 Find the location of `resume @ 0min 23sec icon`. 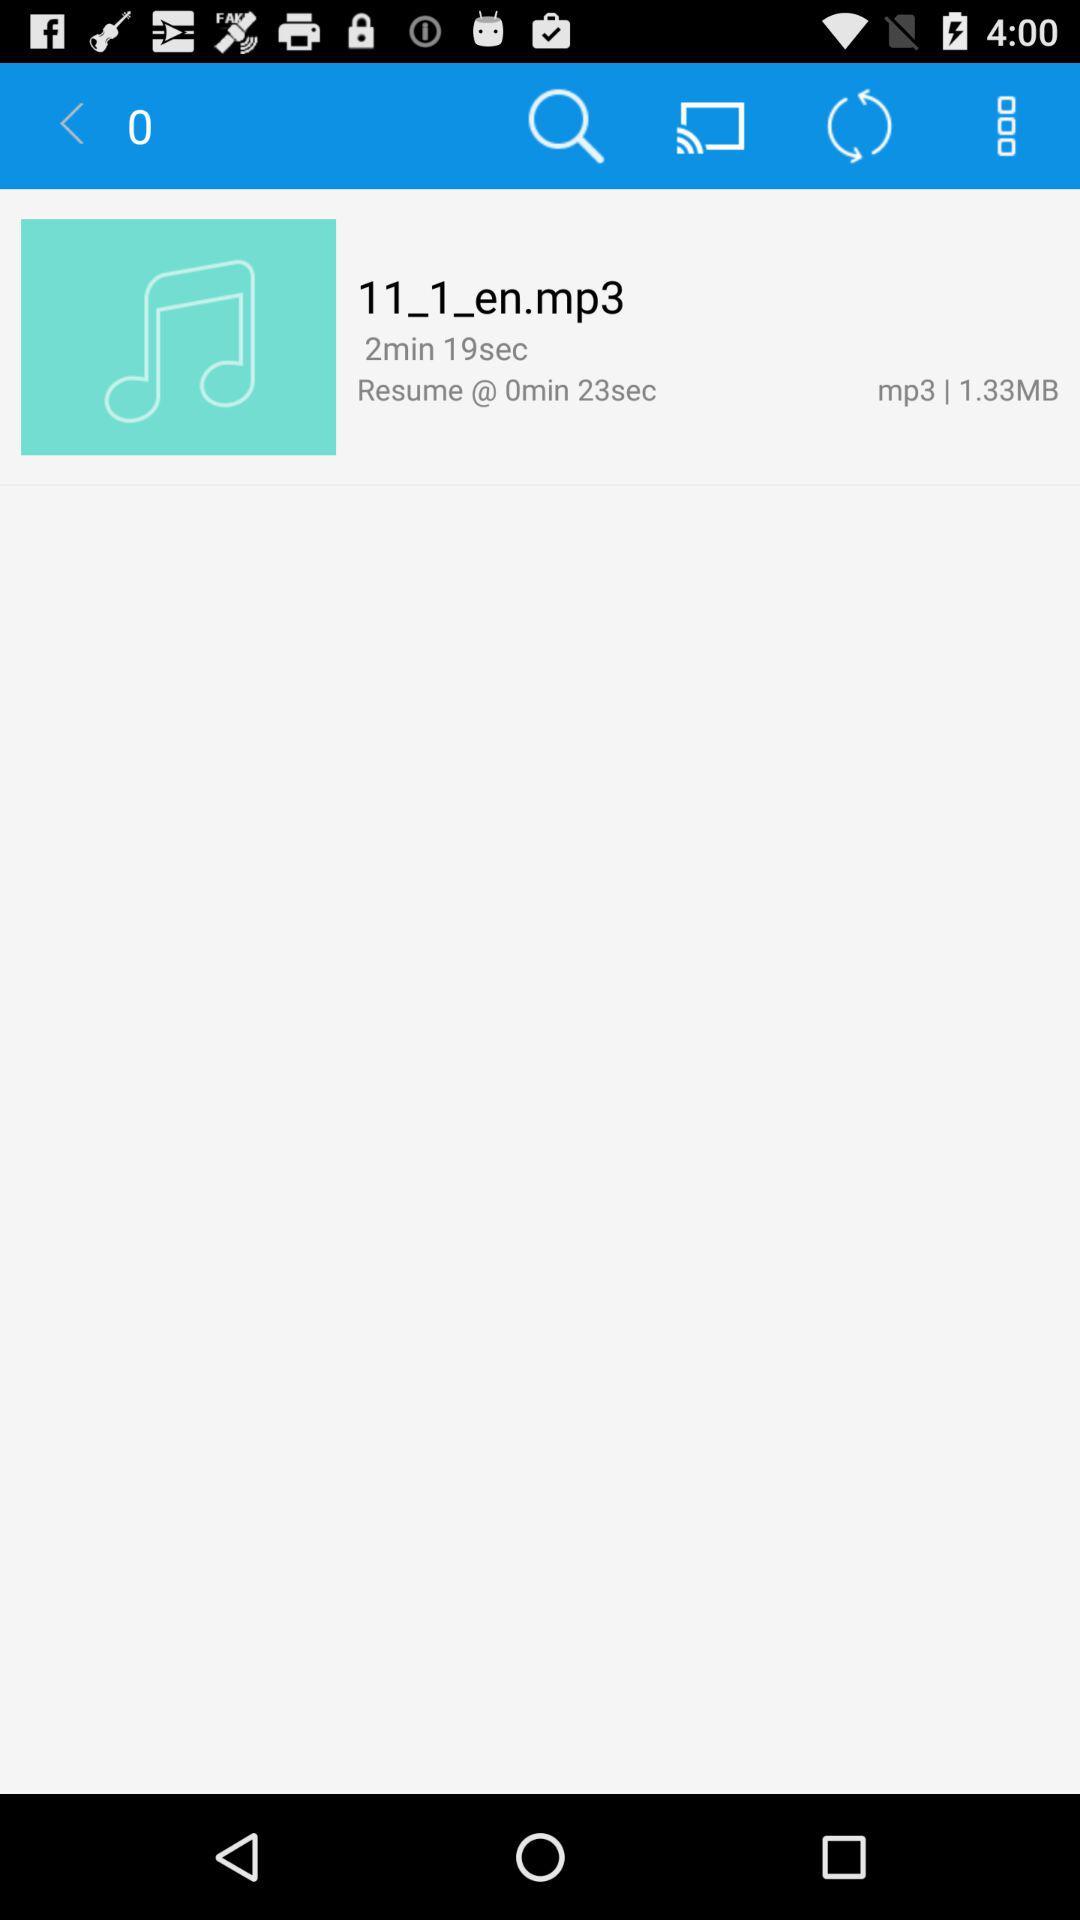

resume @ 0min 23sec icon is located at coordinates (605, 388).